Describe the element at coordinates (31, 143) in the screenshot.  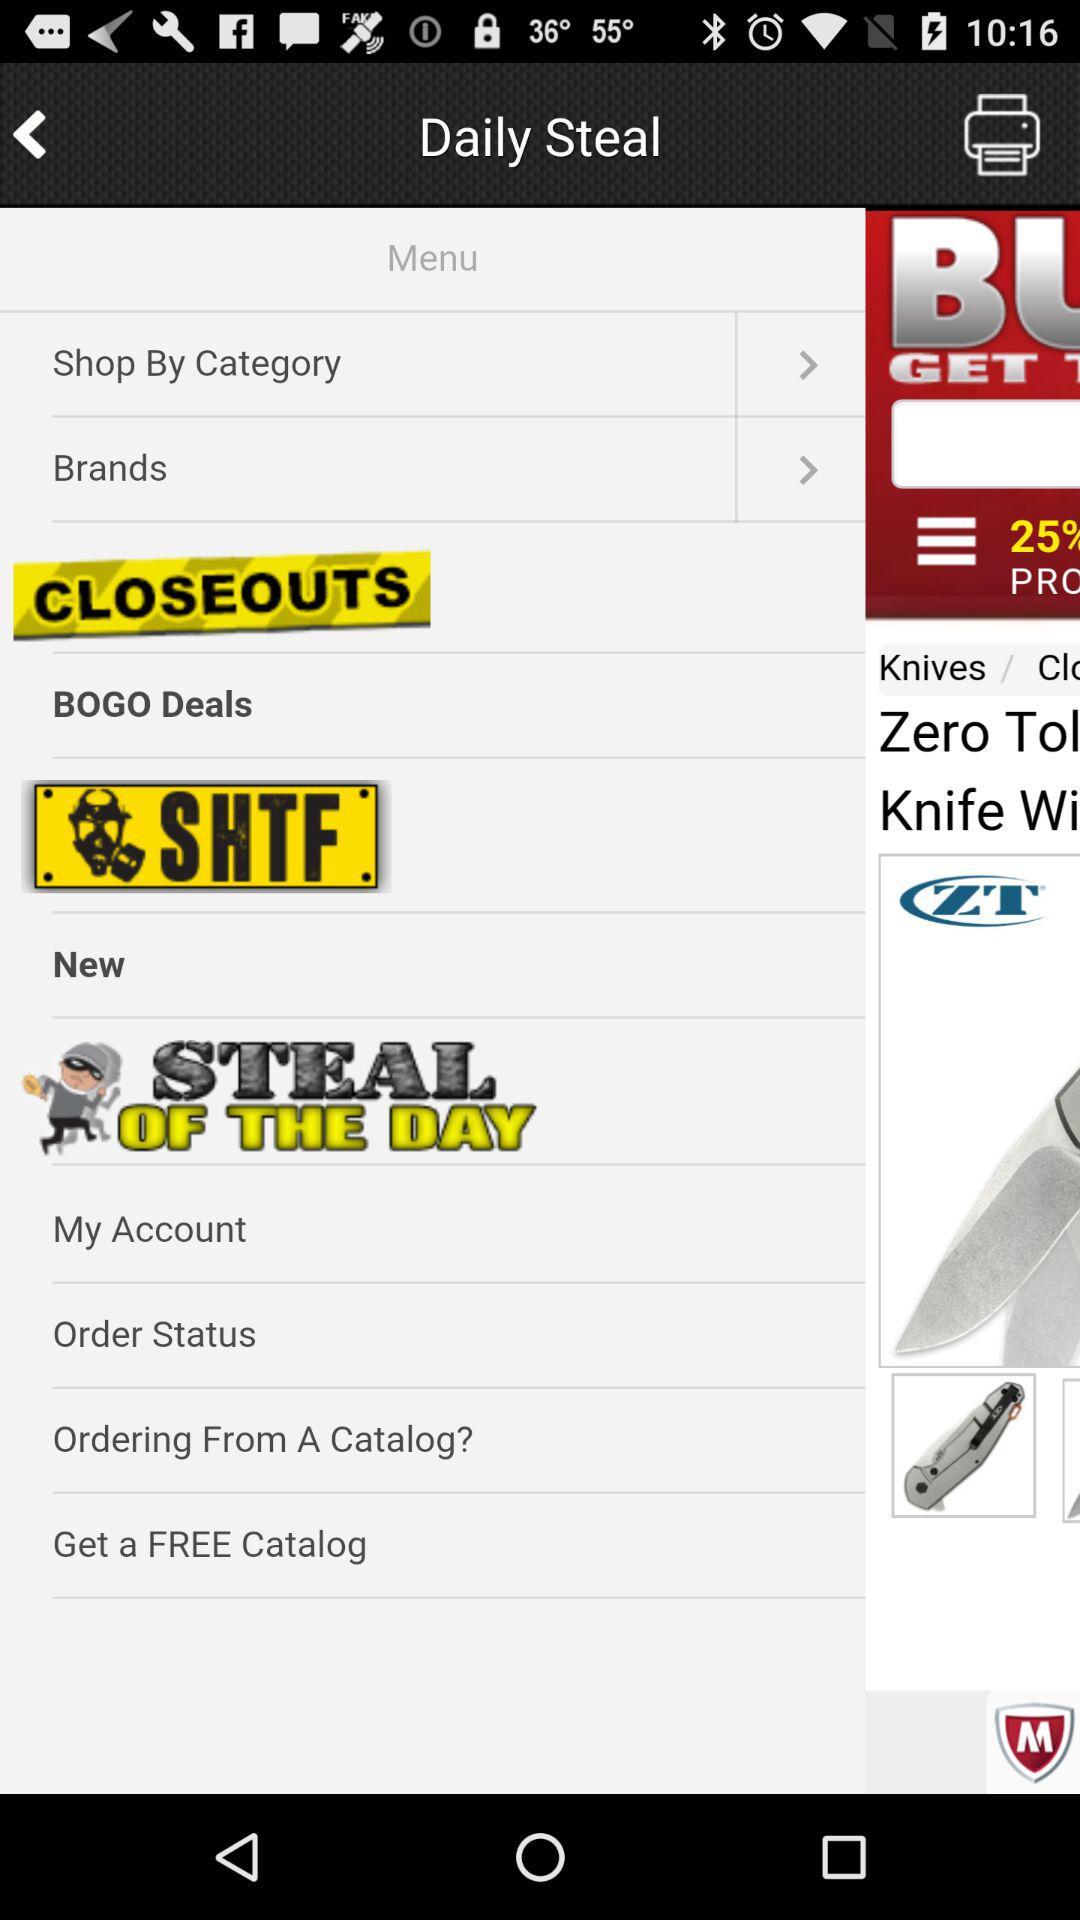
I see `the arrow_backward icon` at that location.